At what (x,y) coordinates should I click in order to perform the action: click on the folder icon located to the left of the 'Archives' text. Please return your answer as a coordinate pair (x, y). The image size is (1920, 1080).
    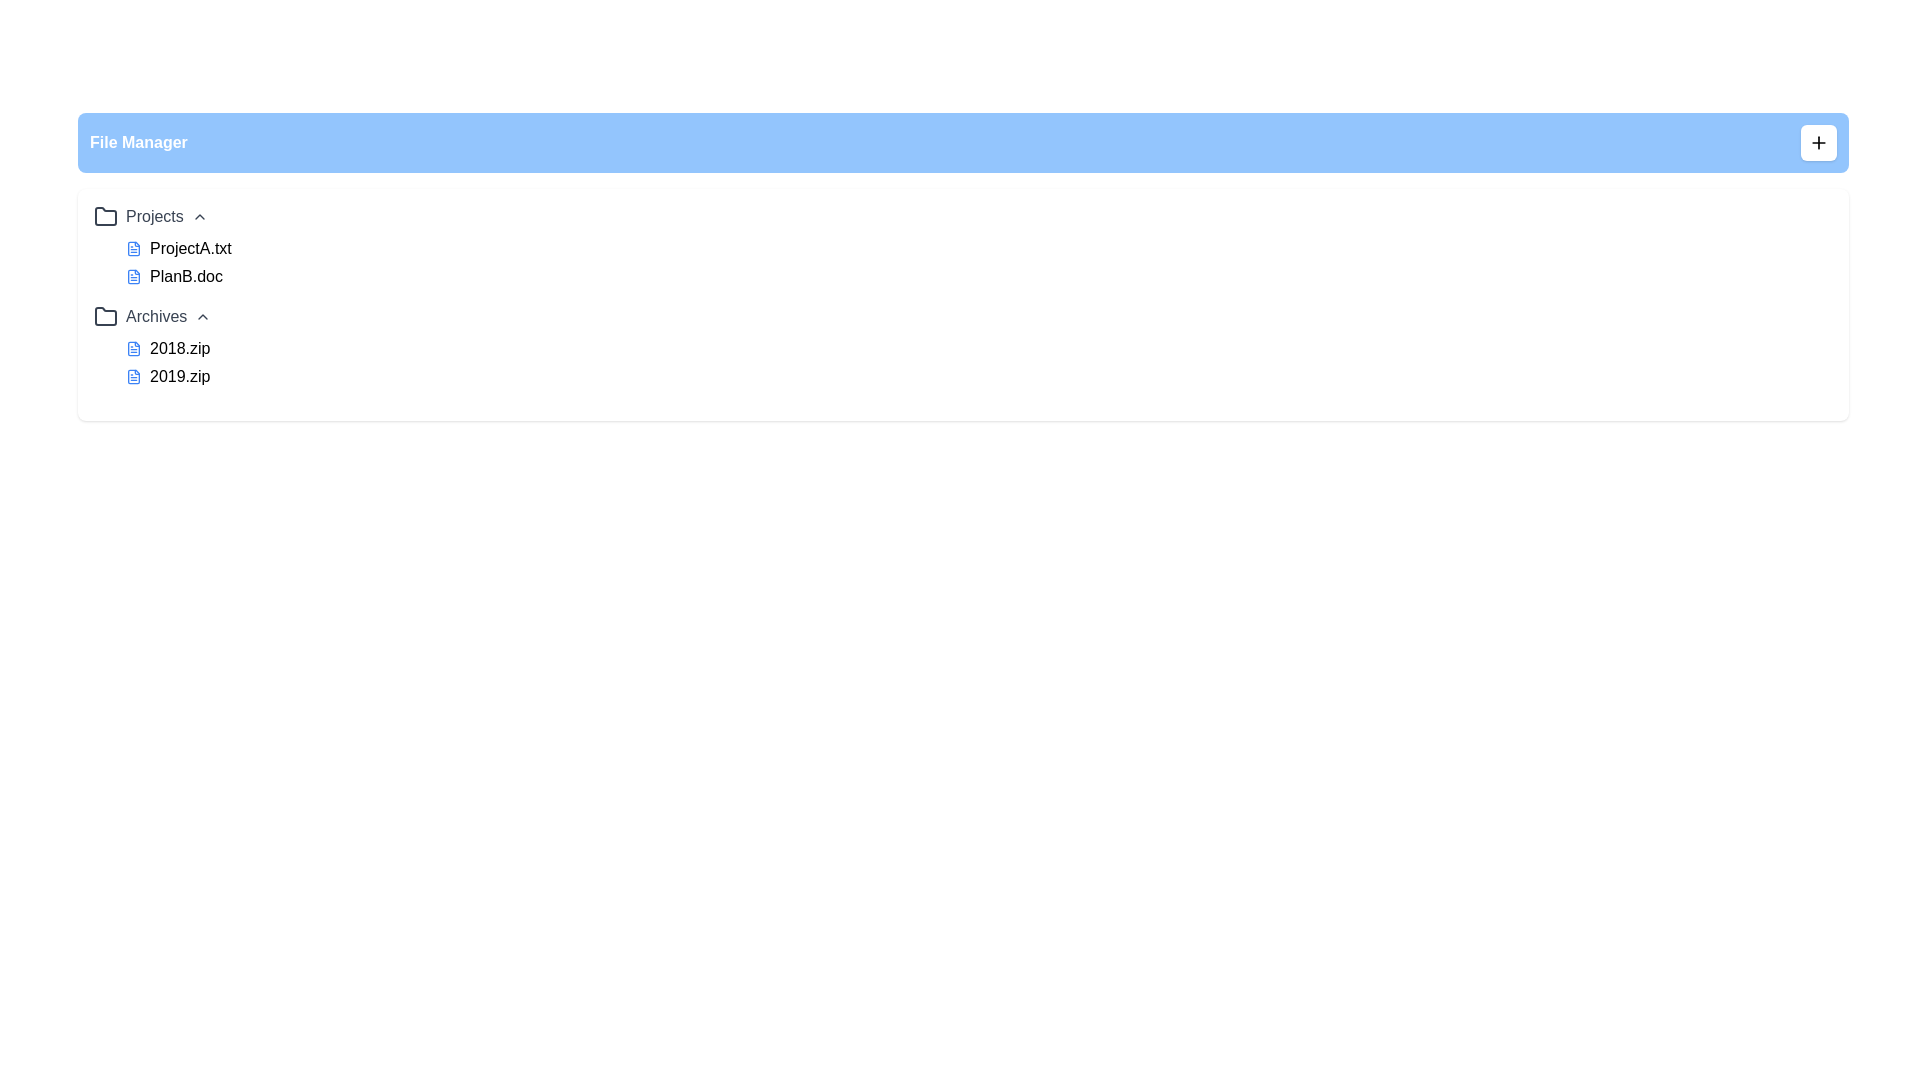
    Looking at the image, I should click on (104, 315).